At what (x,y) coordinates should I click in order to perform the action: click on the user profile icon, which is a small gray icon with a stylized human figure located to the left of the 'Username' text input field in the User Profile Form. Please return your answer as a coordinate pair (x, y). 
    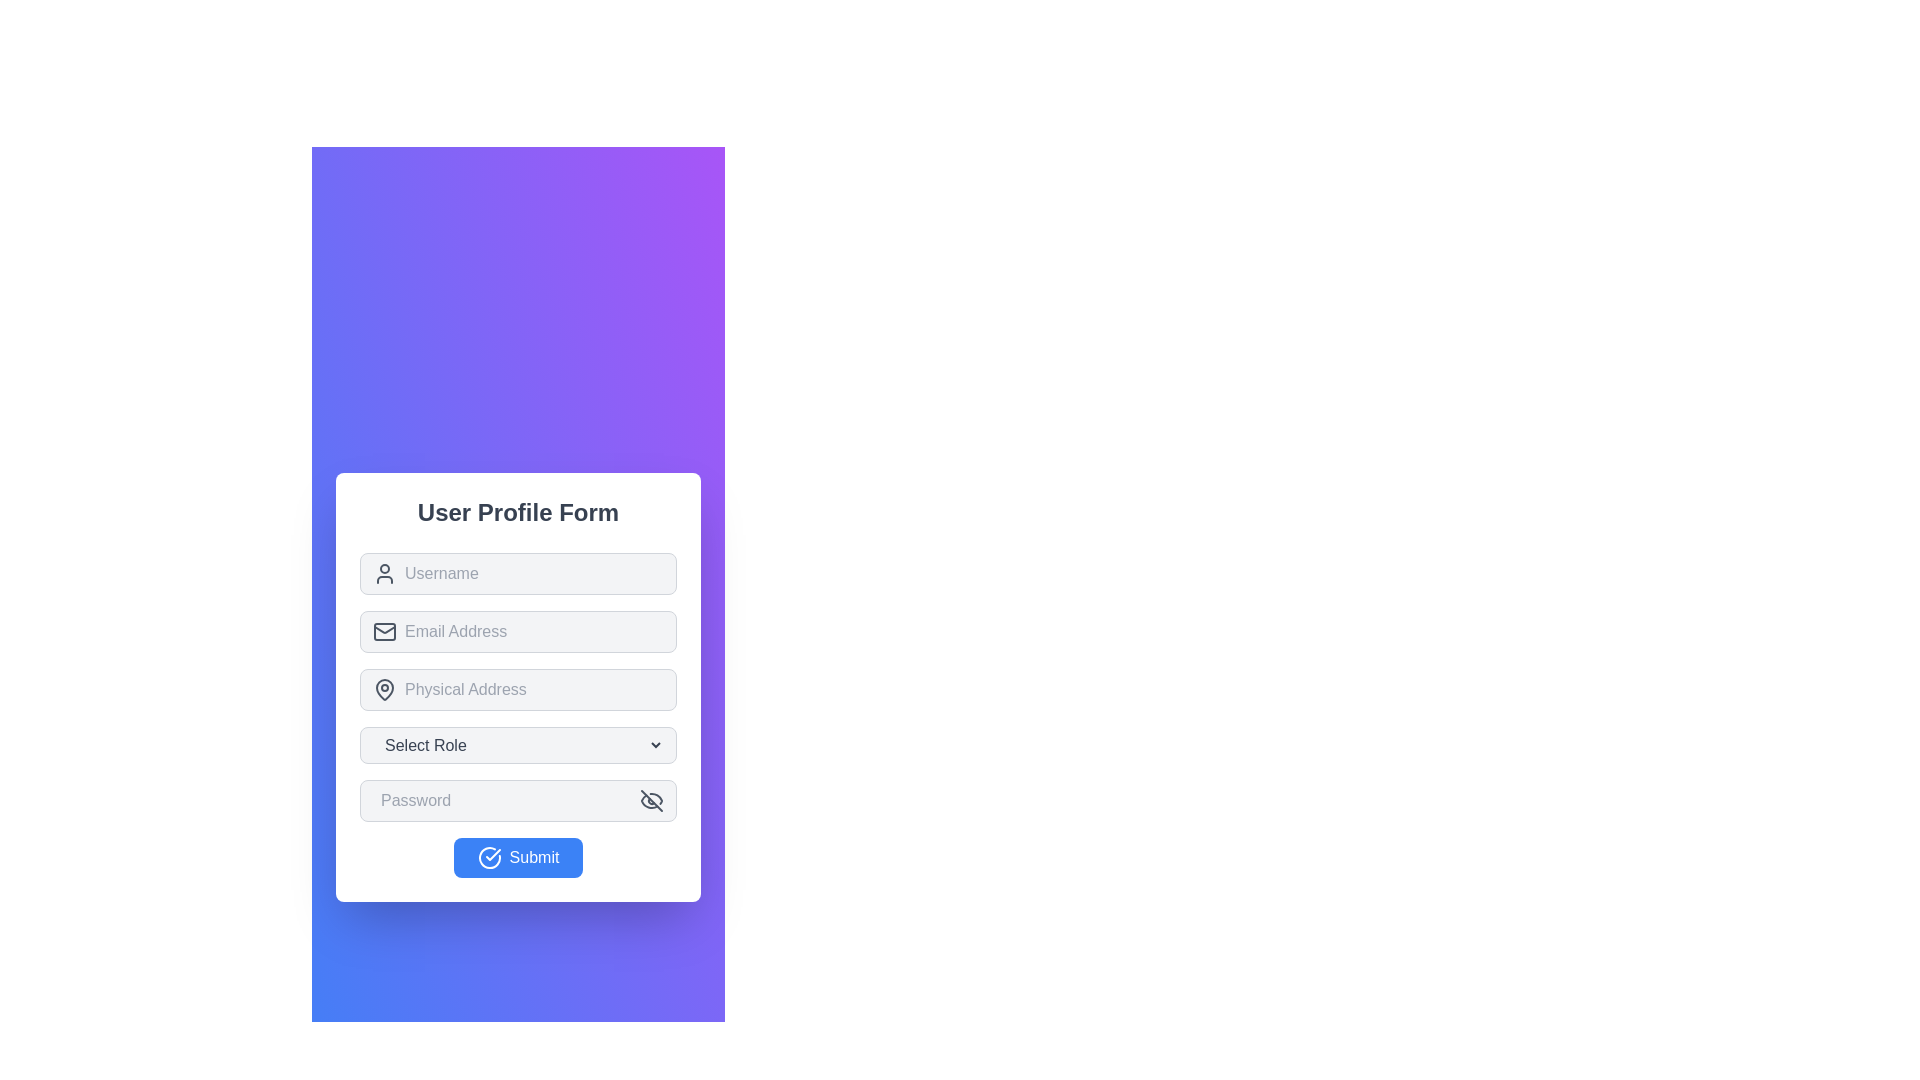
    Looking at the image, I should click on (384, 573).